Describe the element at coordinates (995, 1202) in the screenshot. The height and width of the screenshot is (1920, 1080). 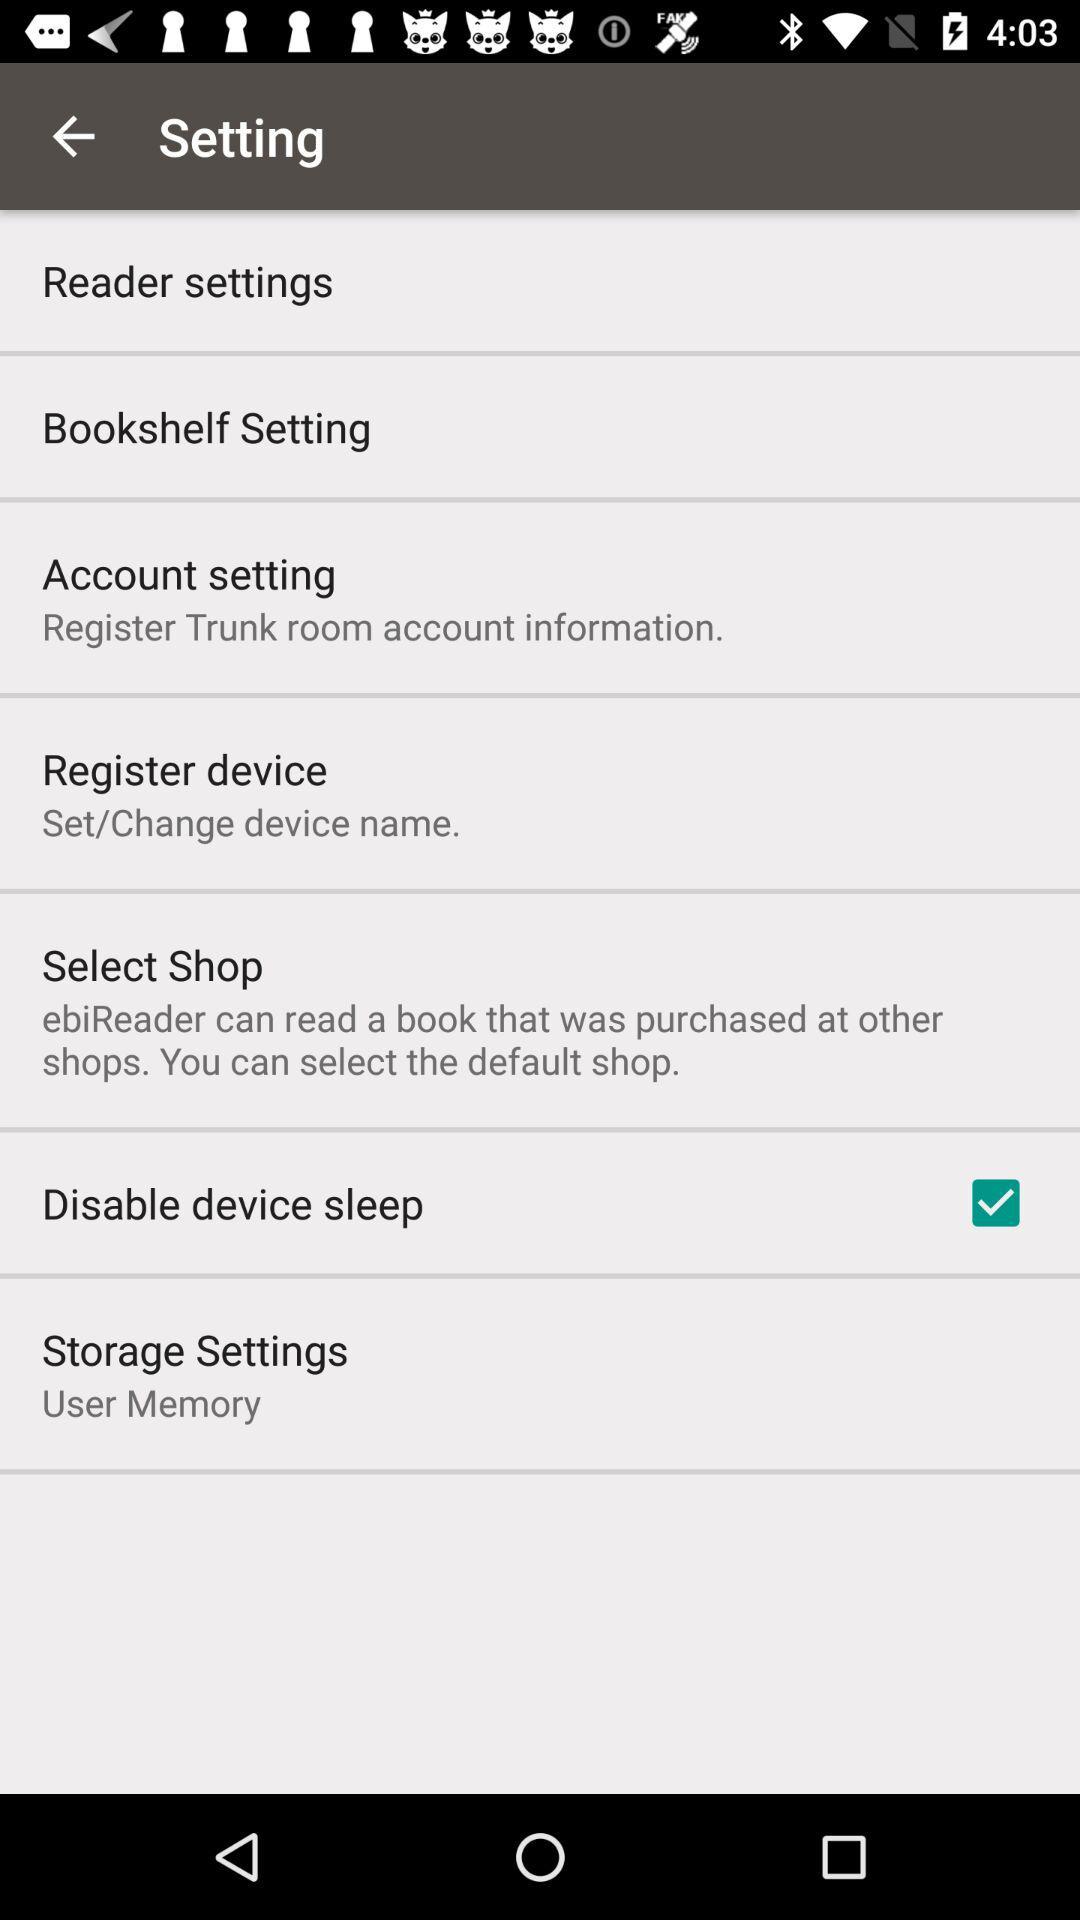
I see `the icon on the right` at that location.